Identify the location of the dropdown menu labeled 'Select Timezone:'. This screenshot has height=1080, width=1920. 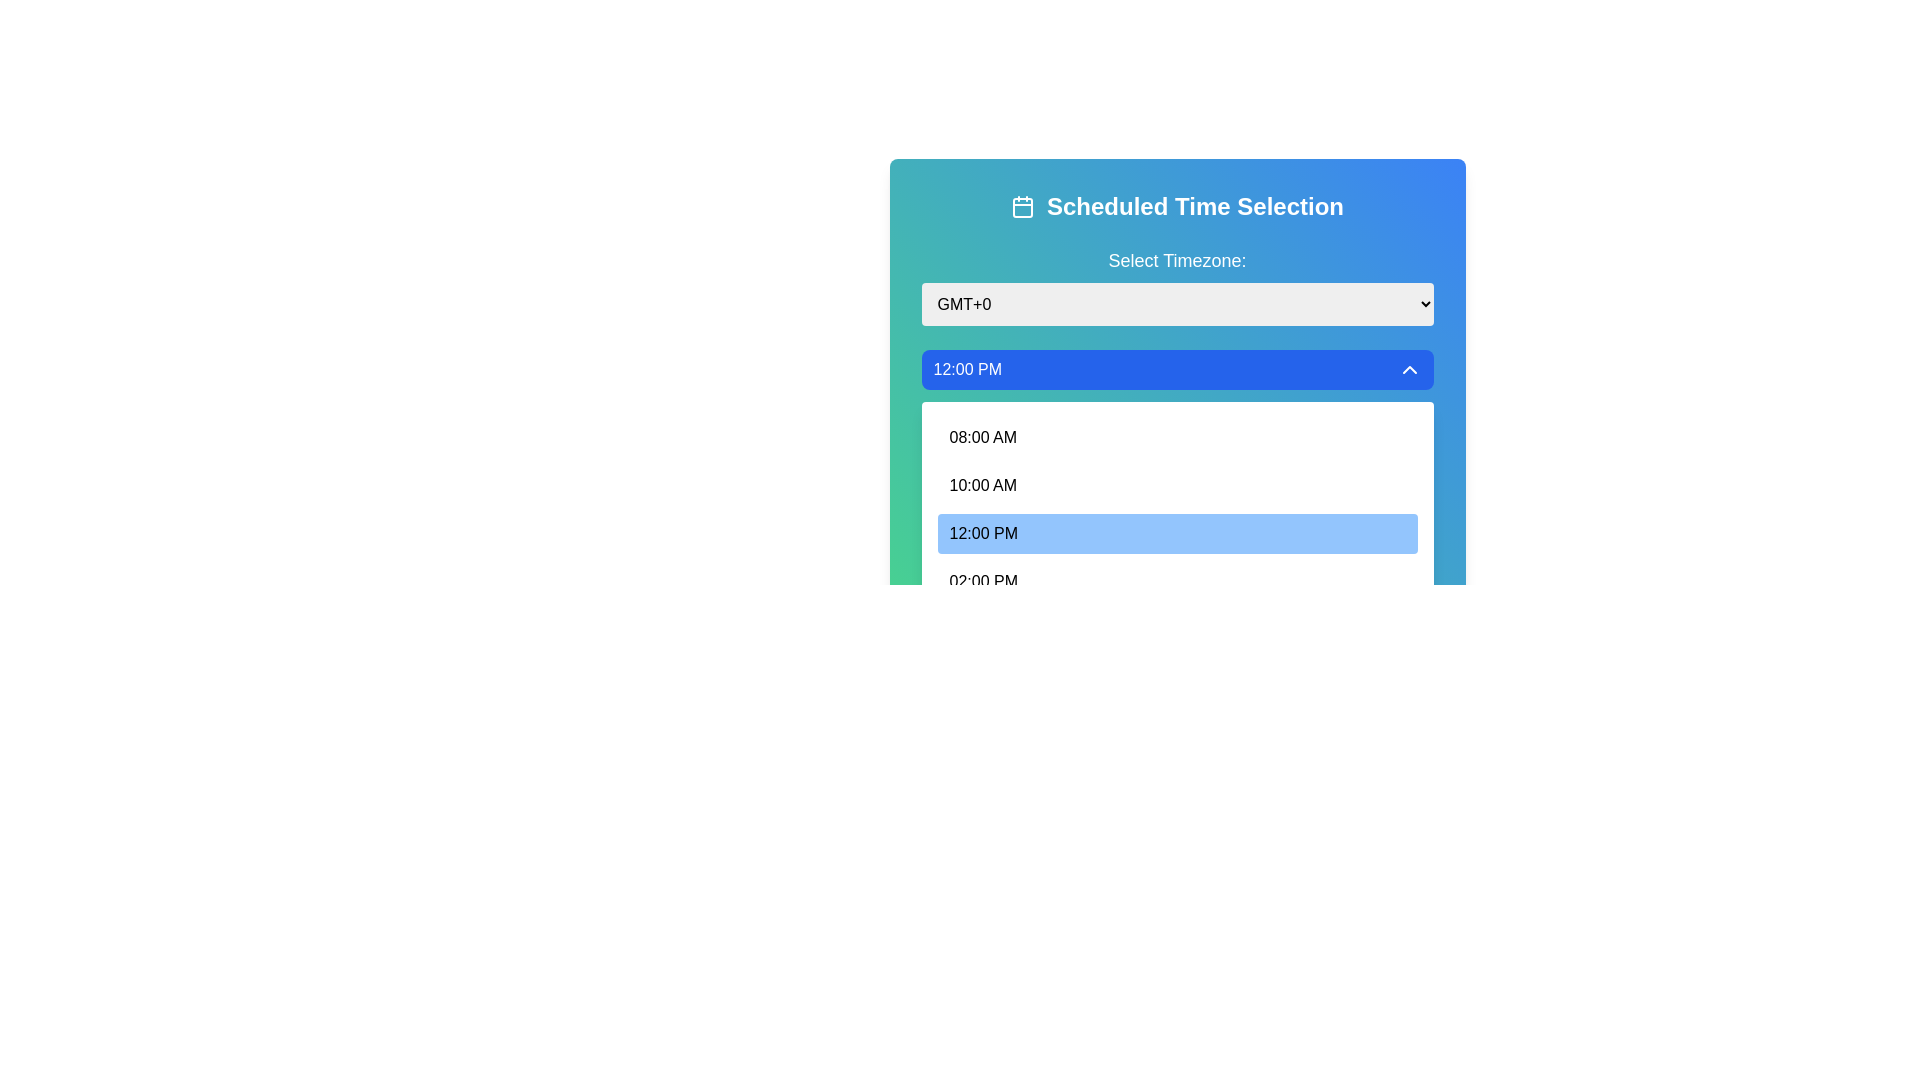
(1177, 286).